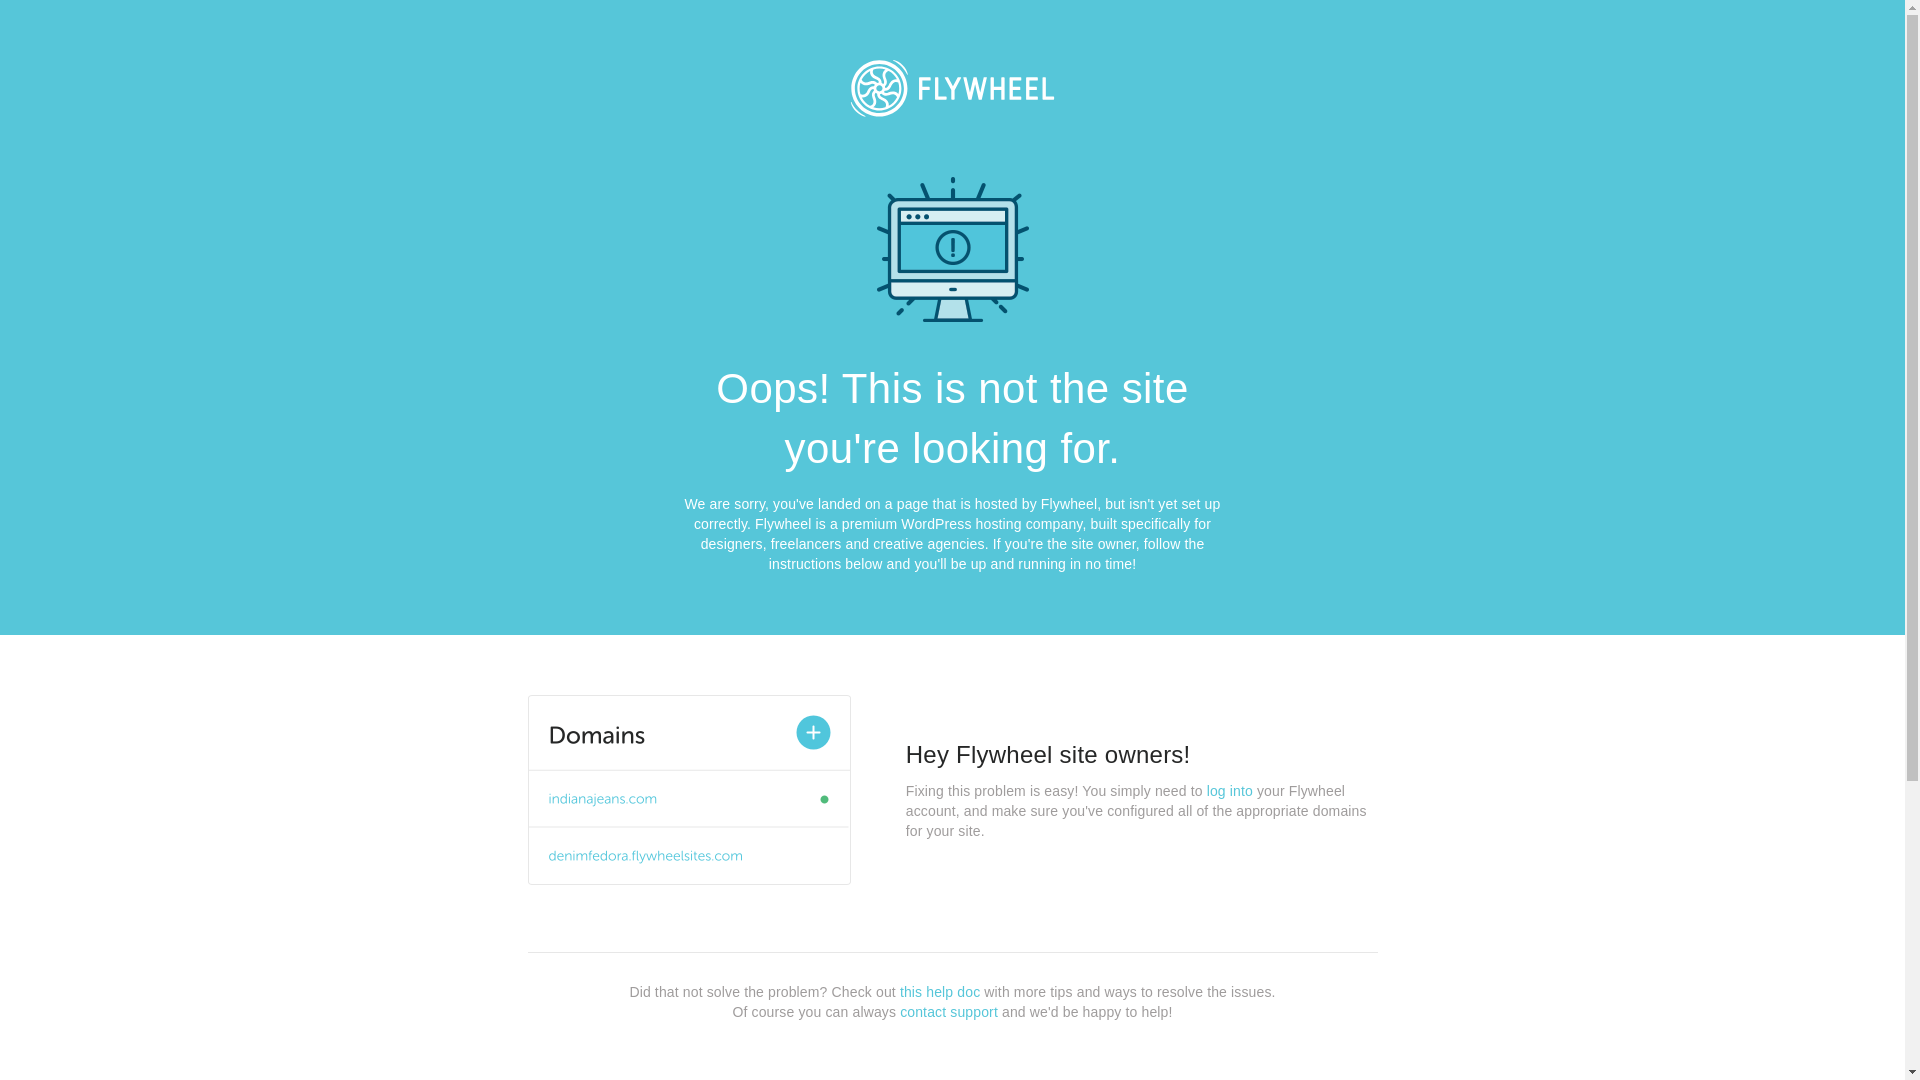  I want to click on 'contact support', so click(948, 1011).